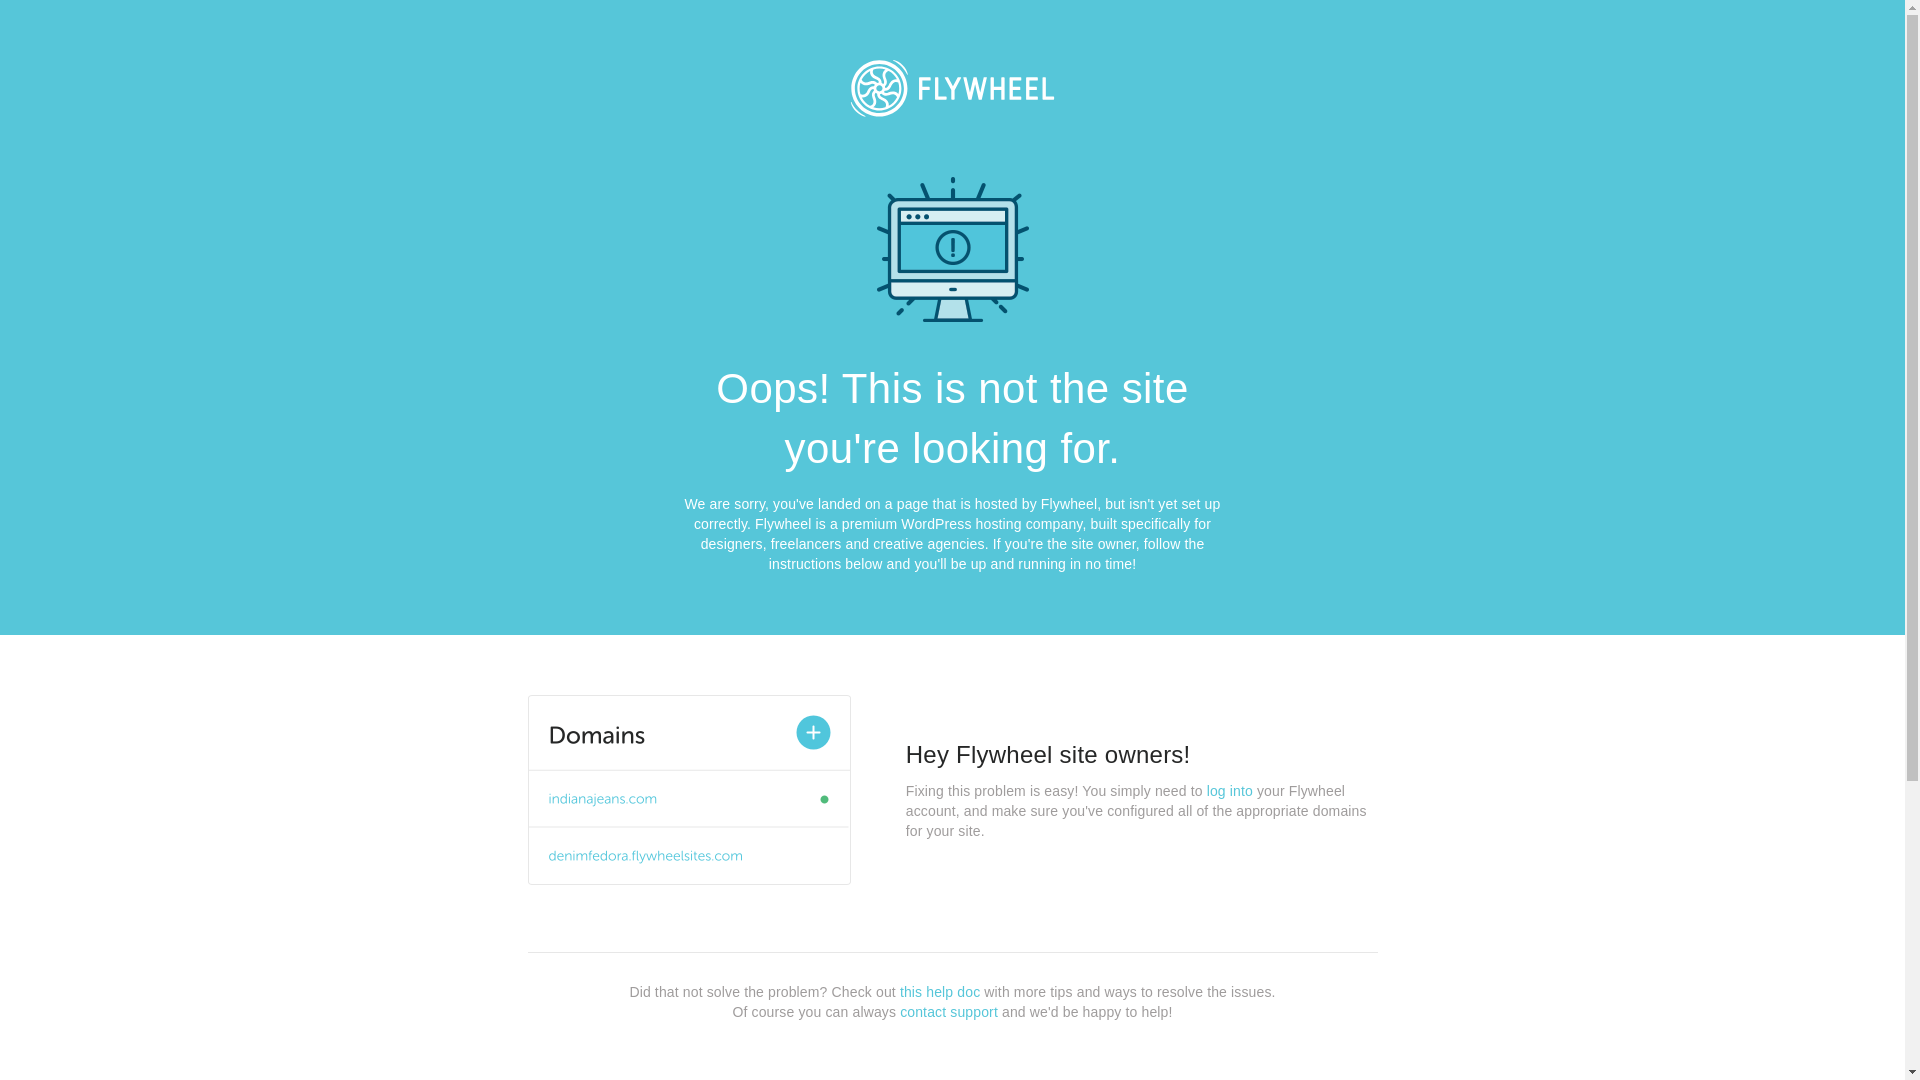  I want to click on 'contact support', so click(948, 1011).